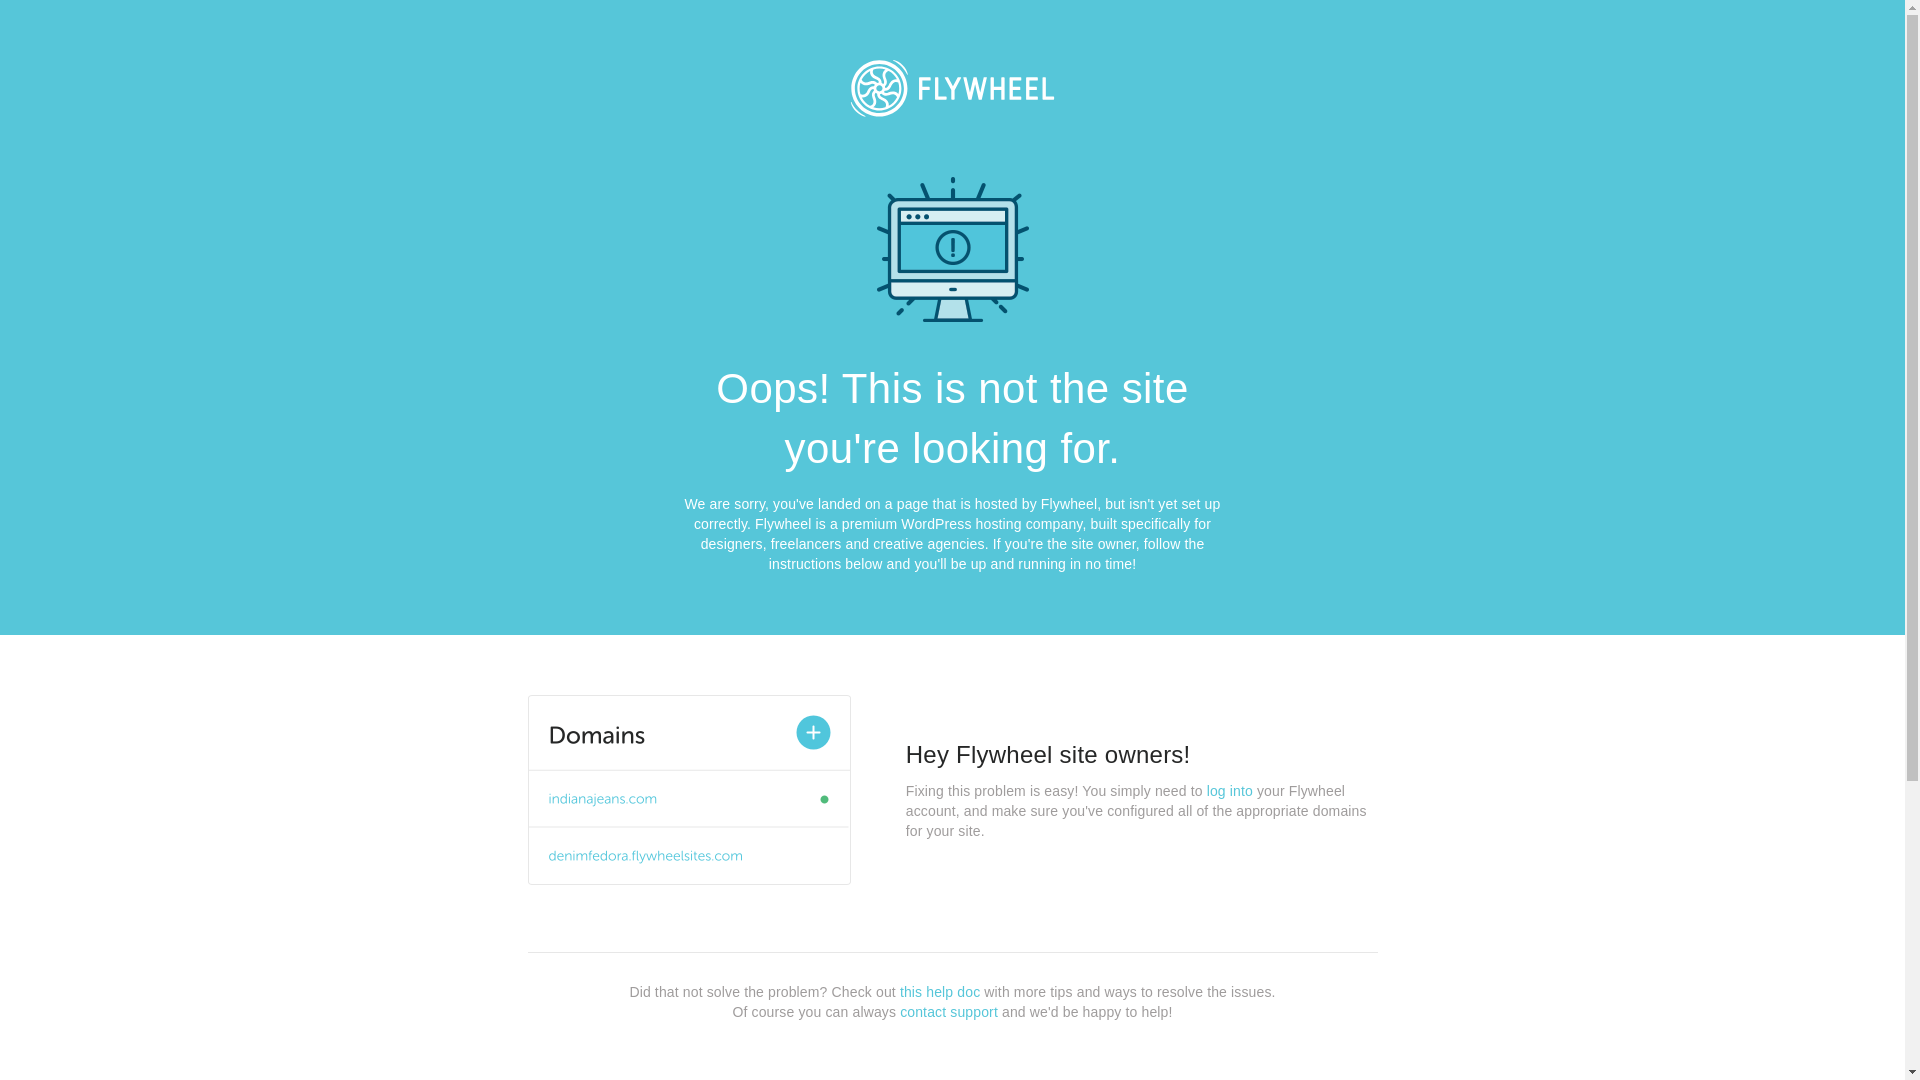  I want to click on 'contact support', so click(948, 1011).